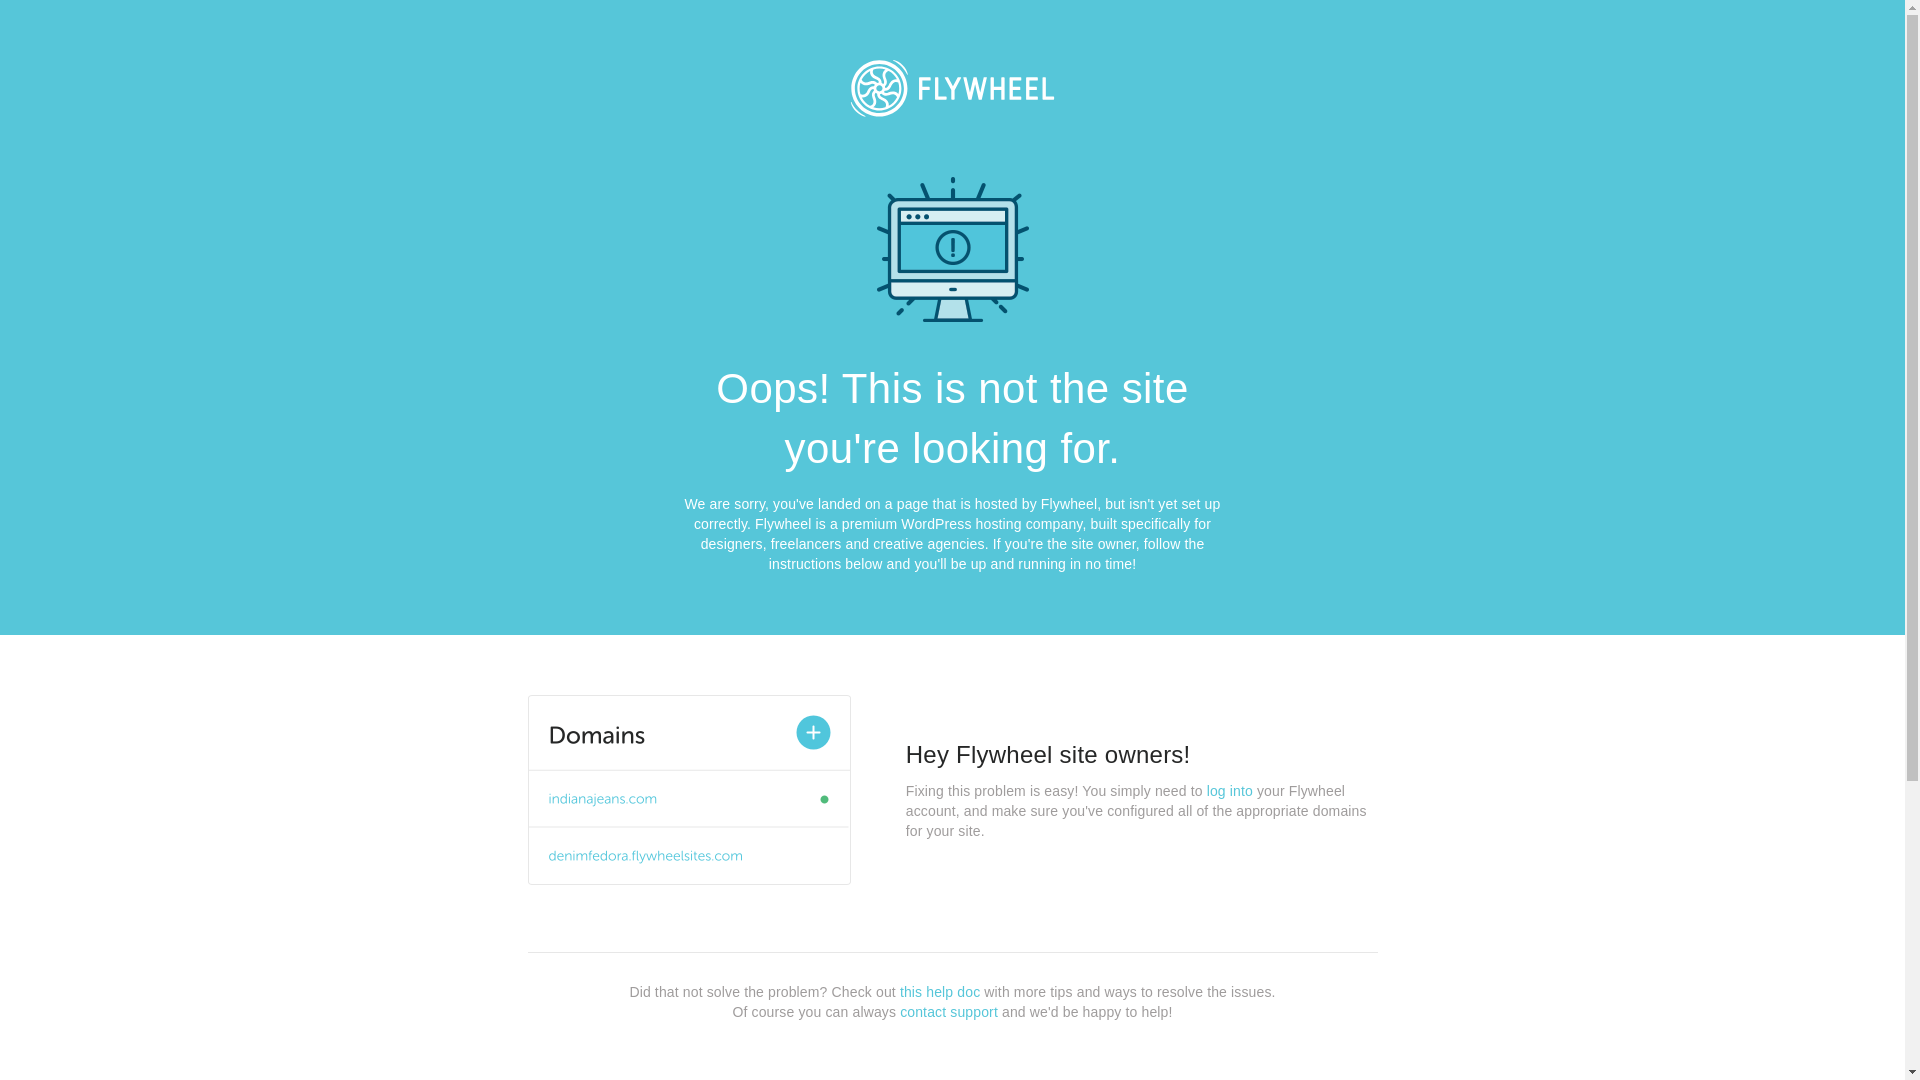  I want to click on 'contact support', so click(948, 1011).